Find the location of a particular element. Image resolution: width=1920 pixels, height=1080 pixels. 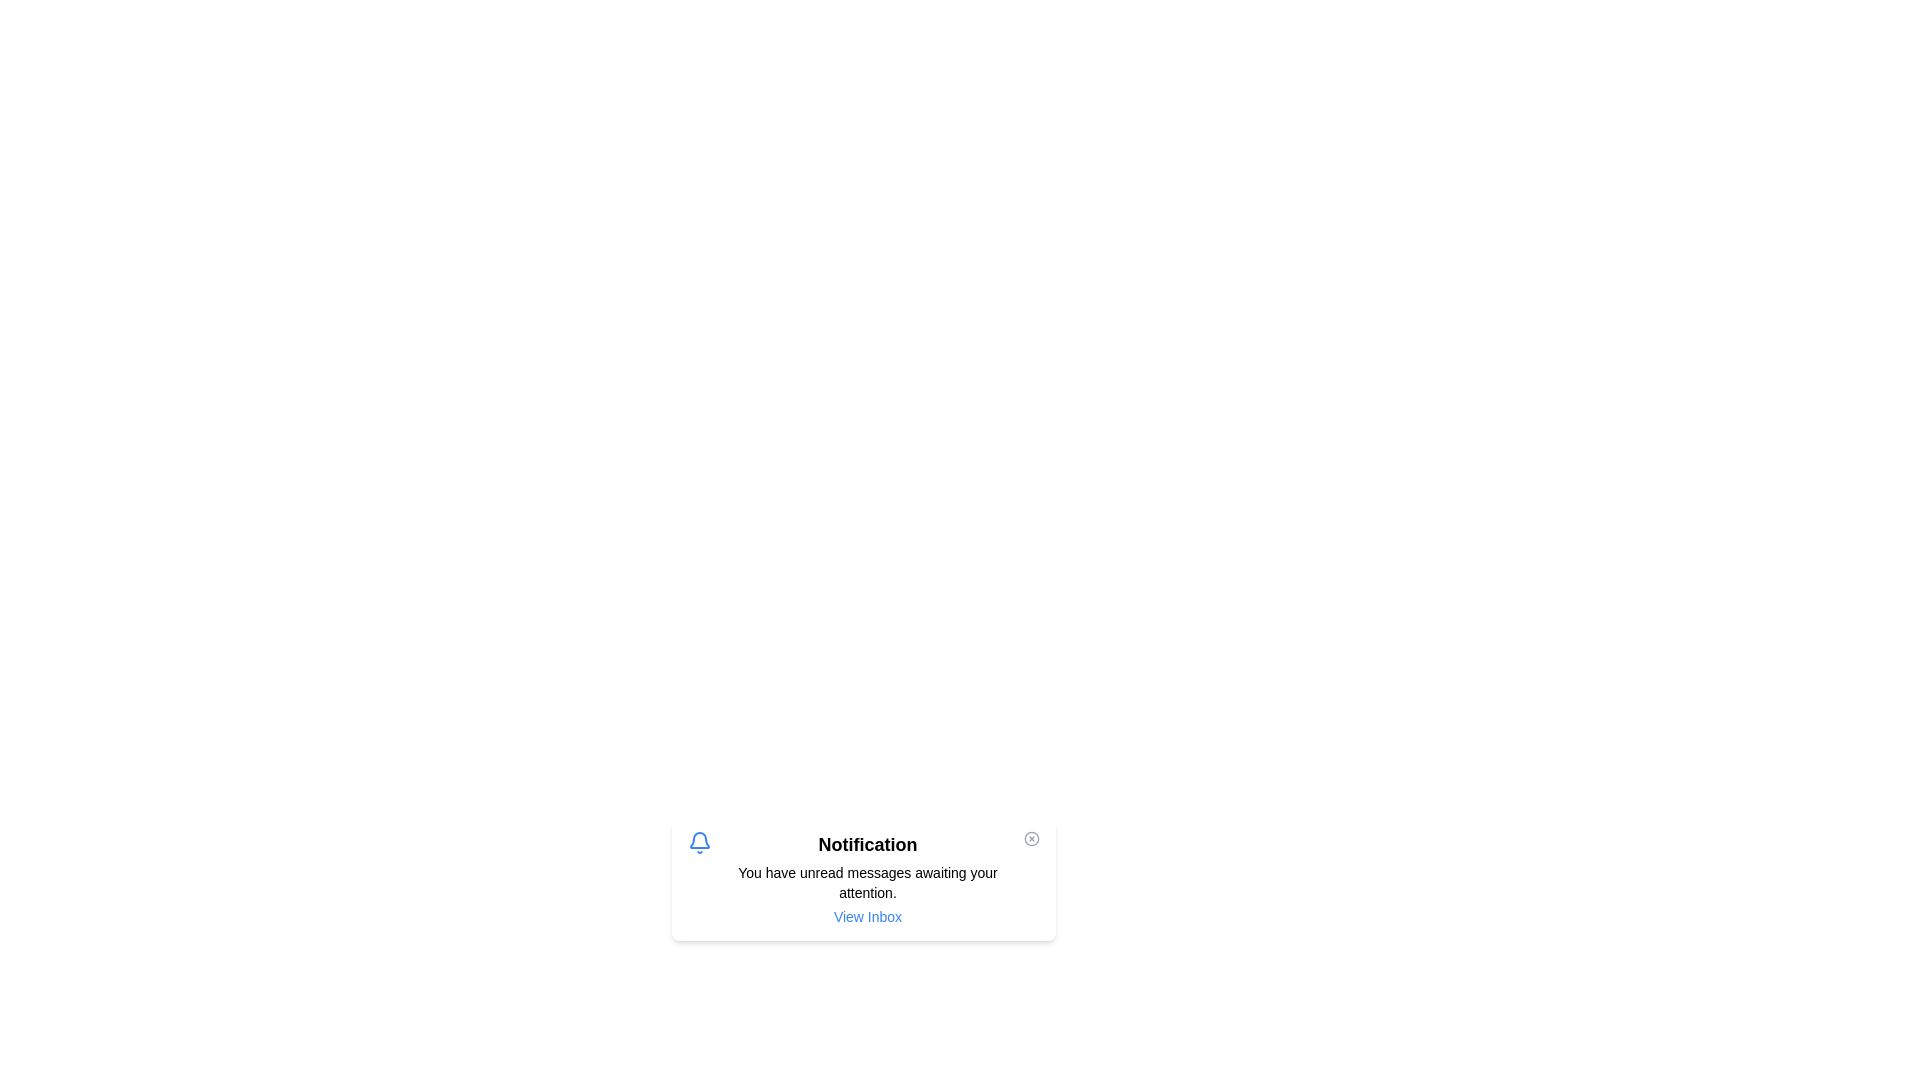

the hyperlink that opens the inbox for unread messages, located below the text 'You have unread messages awaiting your attention.' is located at coordinates (868, 917).